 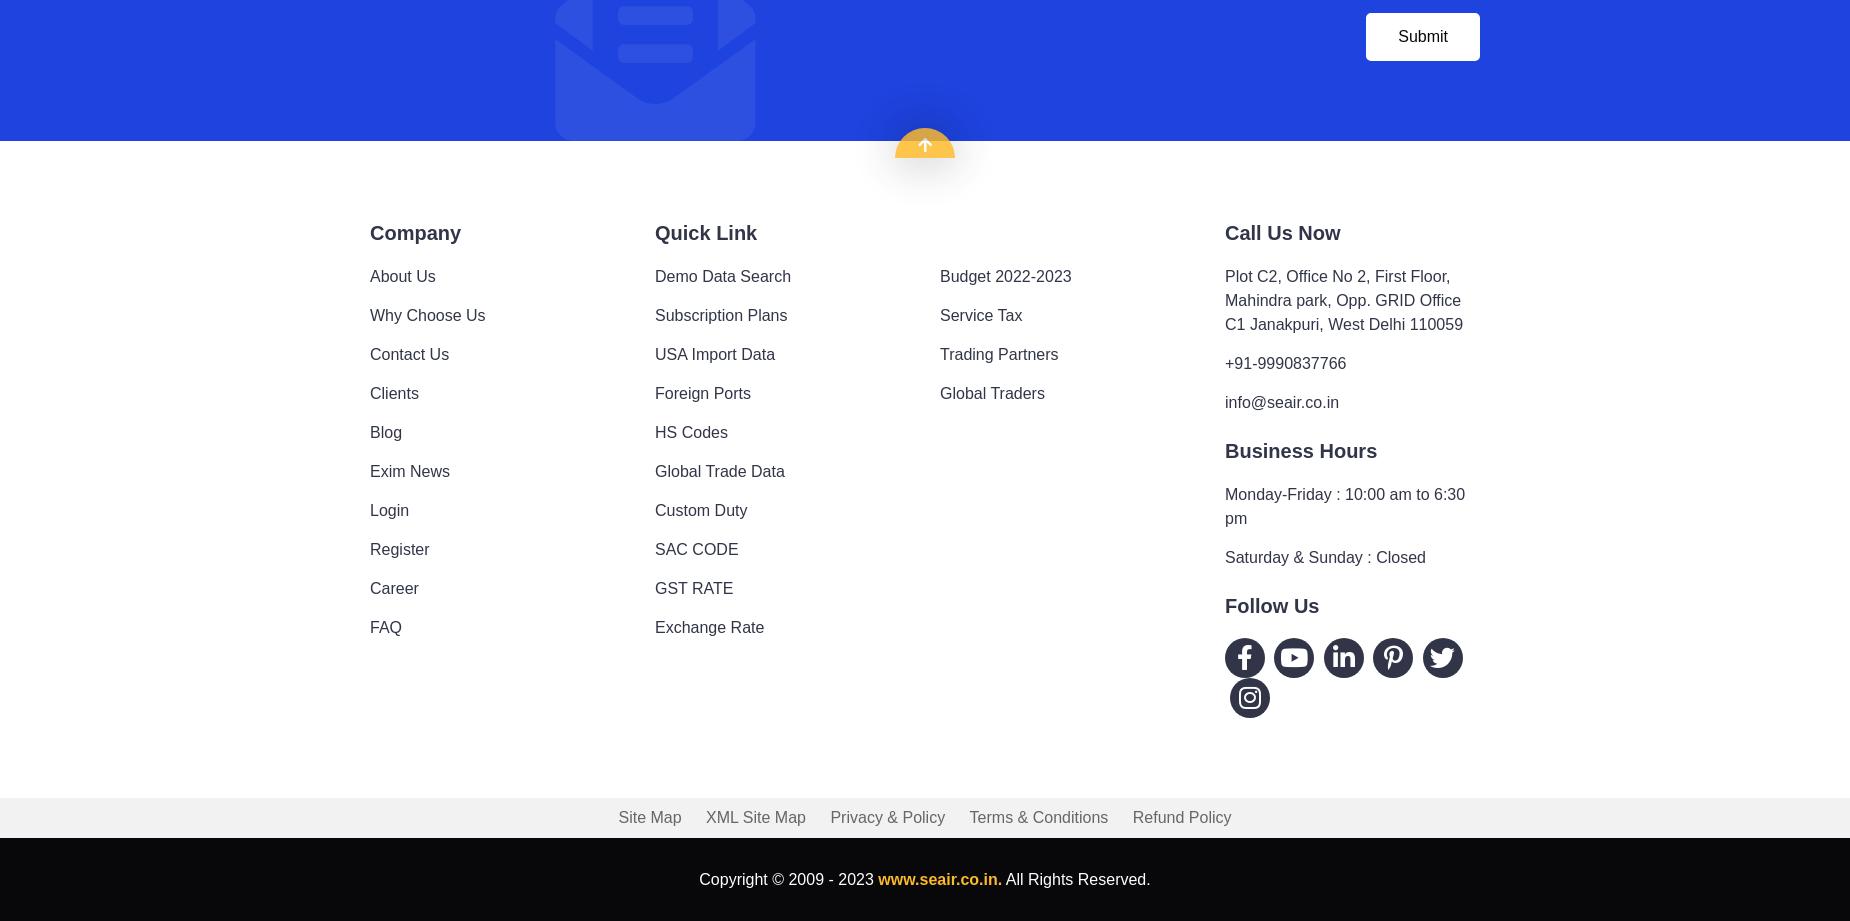 What do you see at coordinates (398, 547) in the screenshot?
I see `'Register'` at bounding box center [398, 547].